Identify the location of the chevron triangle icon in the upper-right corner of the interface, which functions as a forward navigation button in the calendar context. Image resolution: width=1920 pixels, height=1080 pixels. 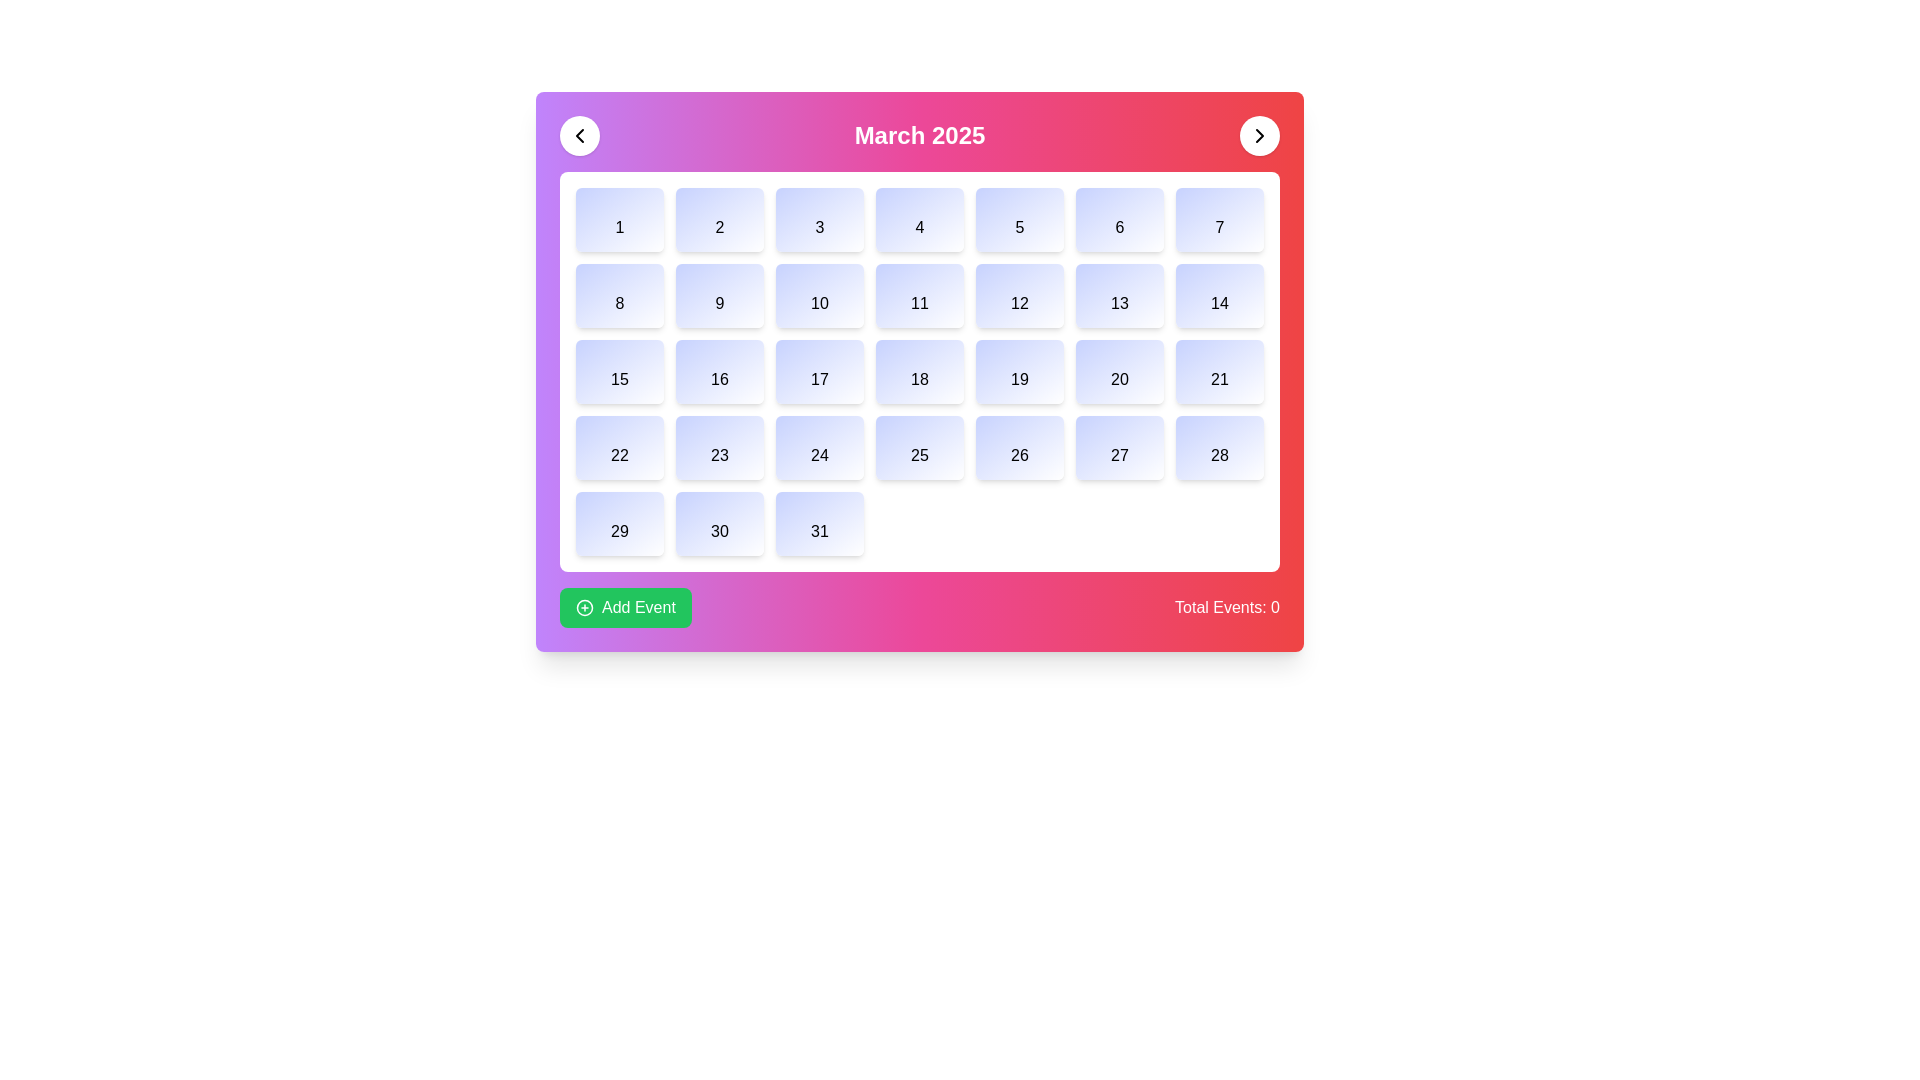
(1258, 135).